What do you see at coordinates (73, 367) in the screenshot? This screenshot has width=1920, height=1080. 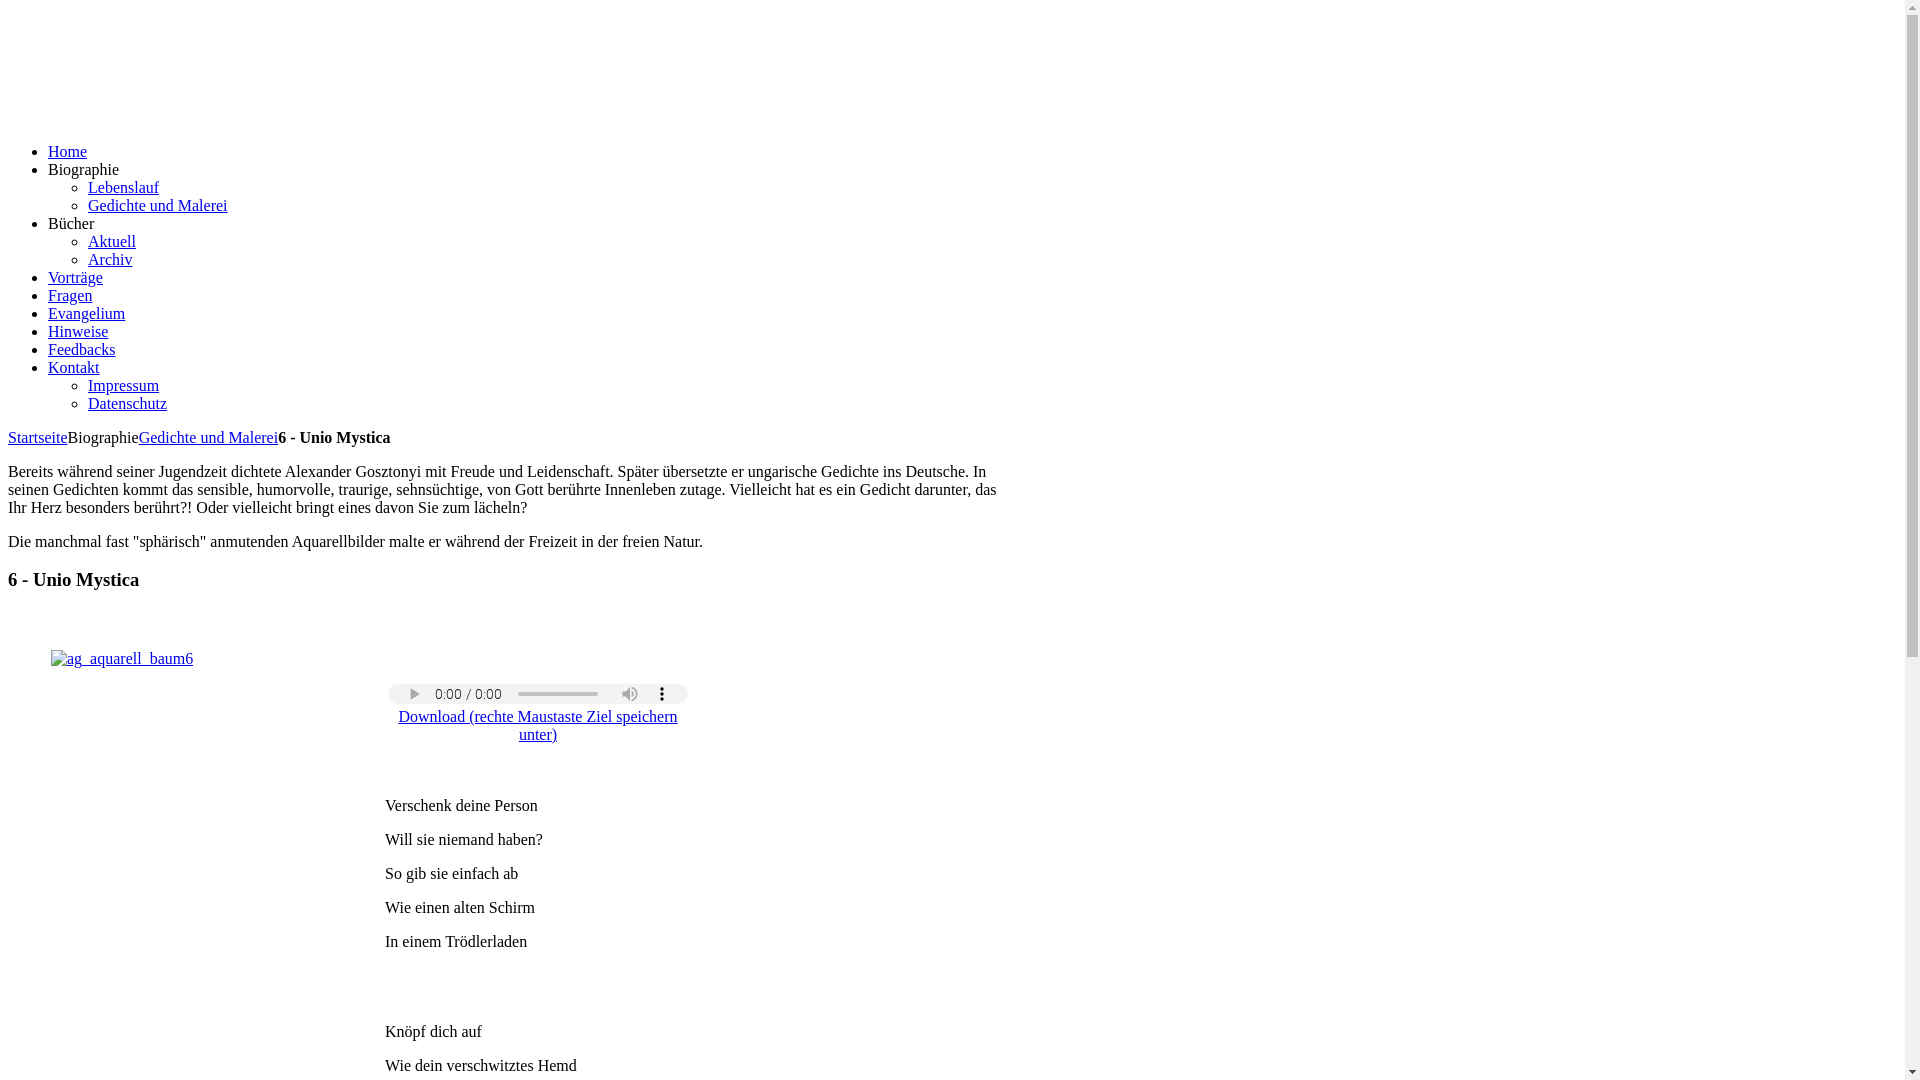 I see `'Kontakt'` at bounding box center [73, 367].